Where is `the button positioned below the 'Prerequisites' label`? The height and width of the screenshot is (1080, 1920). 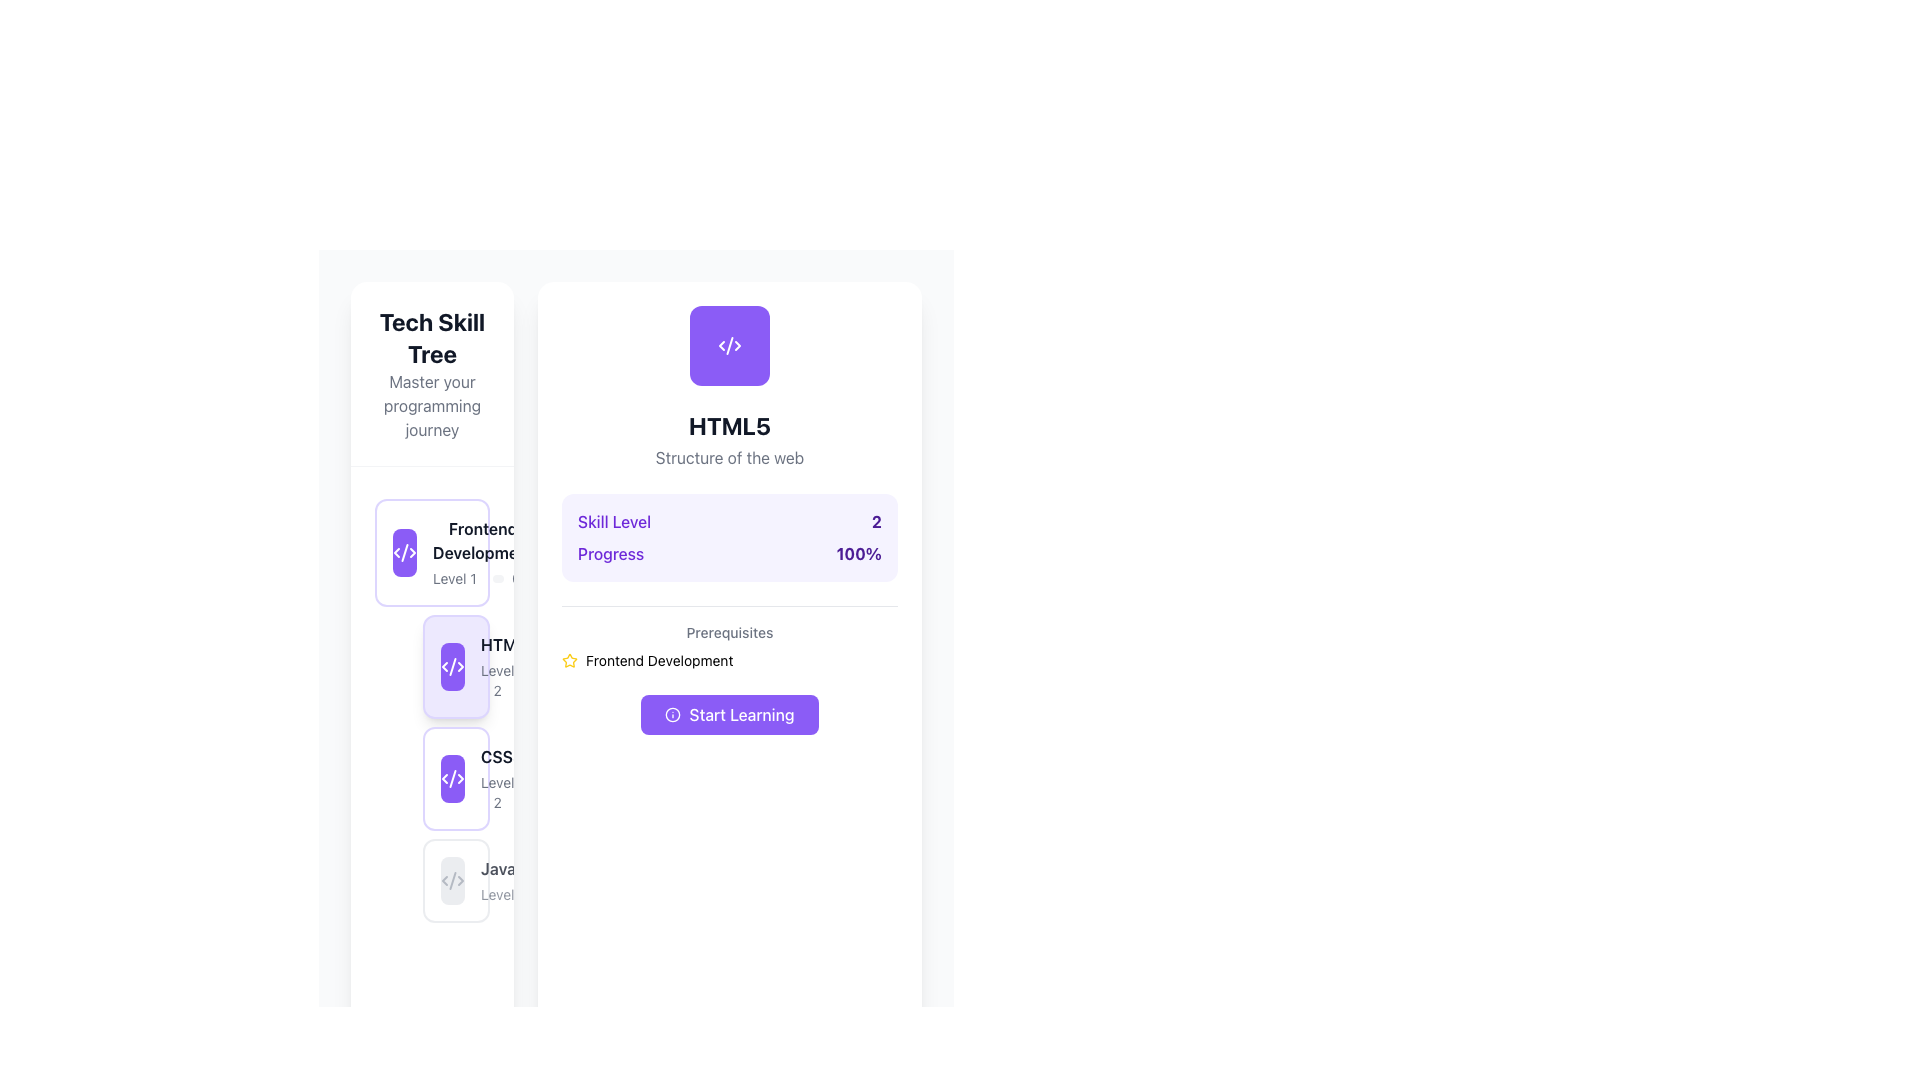 the button positioned below the 'Prerequisites' label is located at coordinates (728, 713).